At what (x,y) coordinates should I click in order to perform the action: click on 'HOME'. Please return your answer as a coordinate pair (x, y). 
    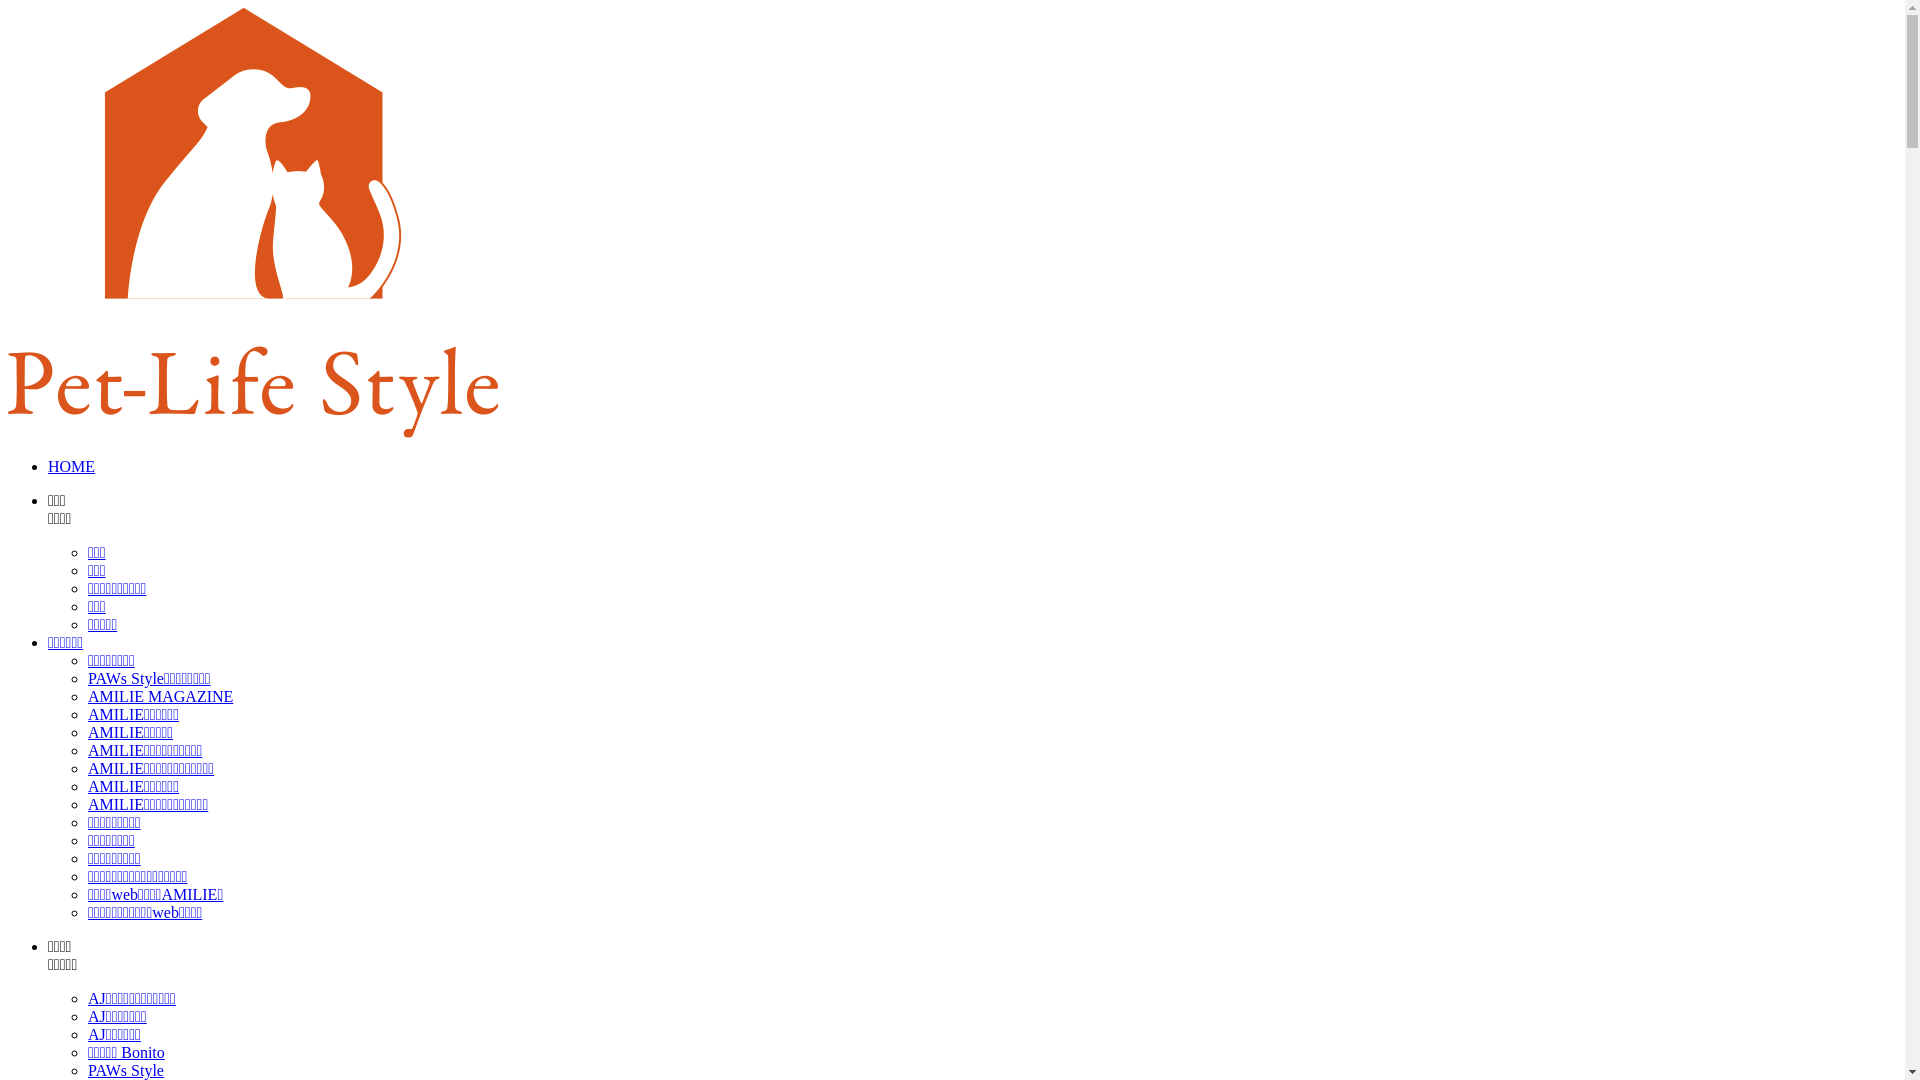
    Looking at the image, I should click on (71, 466).